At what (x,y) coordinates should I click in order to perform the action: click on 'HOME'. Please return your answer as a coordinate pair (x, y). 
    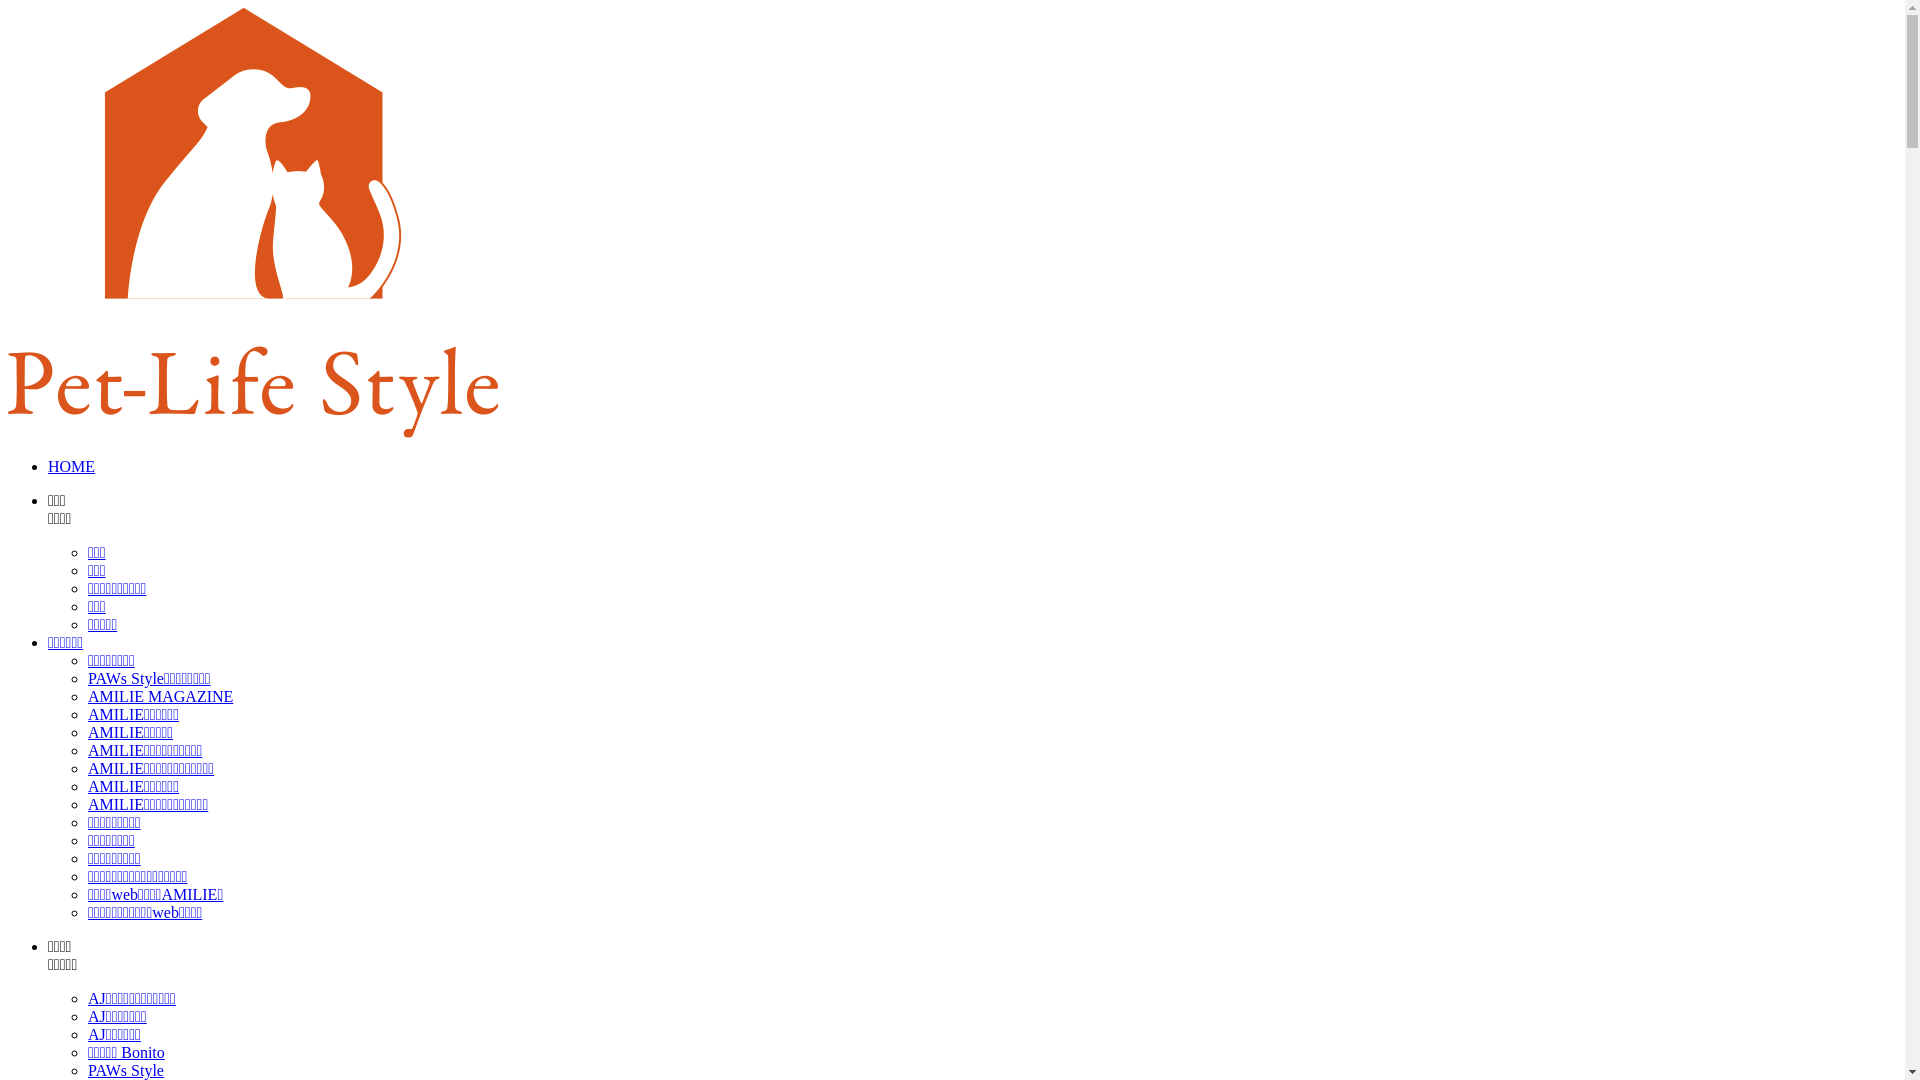
    Looking at the image, I should click on (71, 466).